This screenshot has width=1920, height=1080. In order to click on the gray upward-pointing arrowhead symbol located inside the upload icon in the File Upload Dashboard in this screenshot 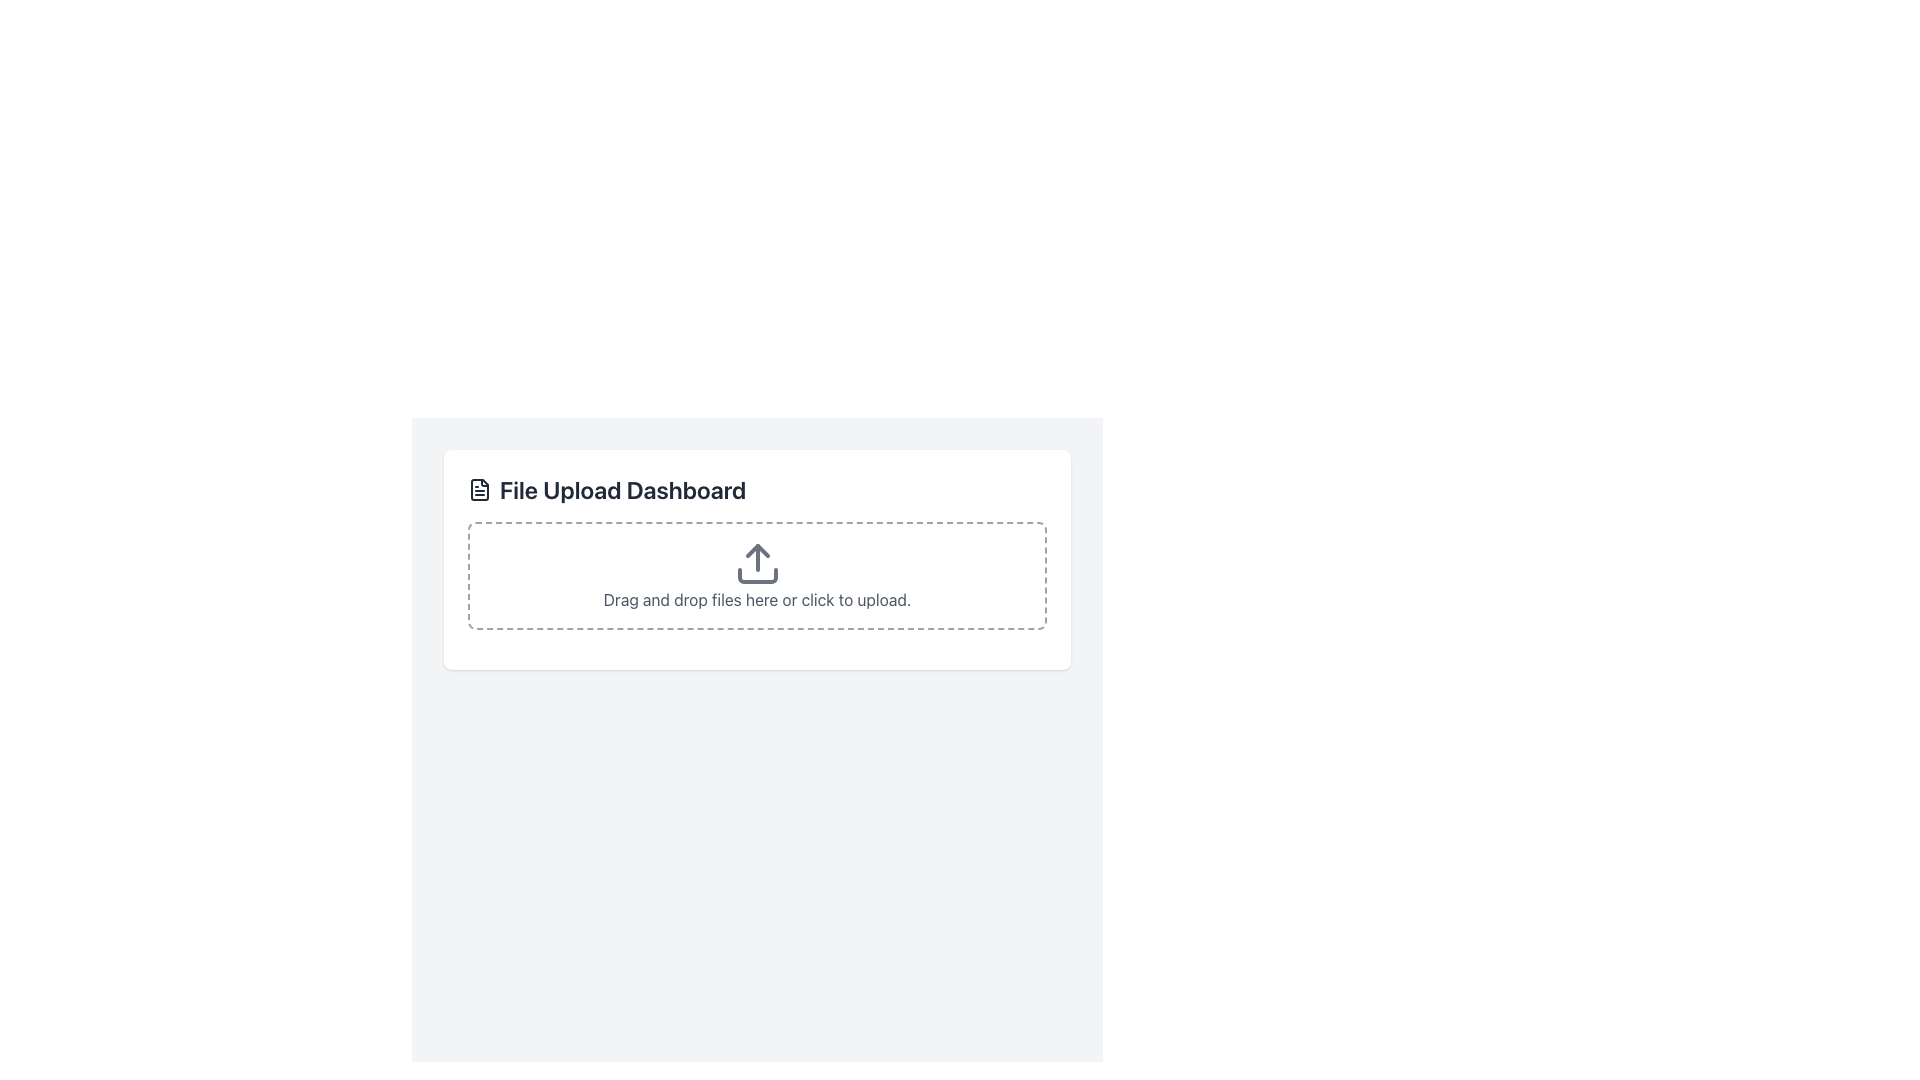, I will do `click(756, 551)`.